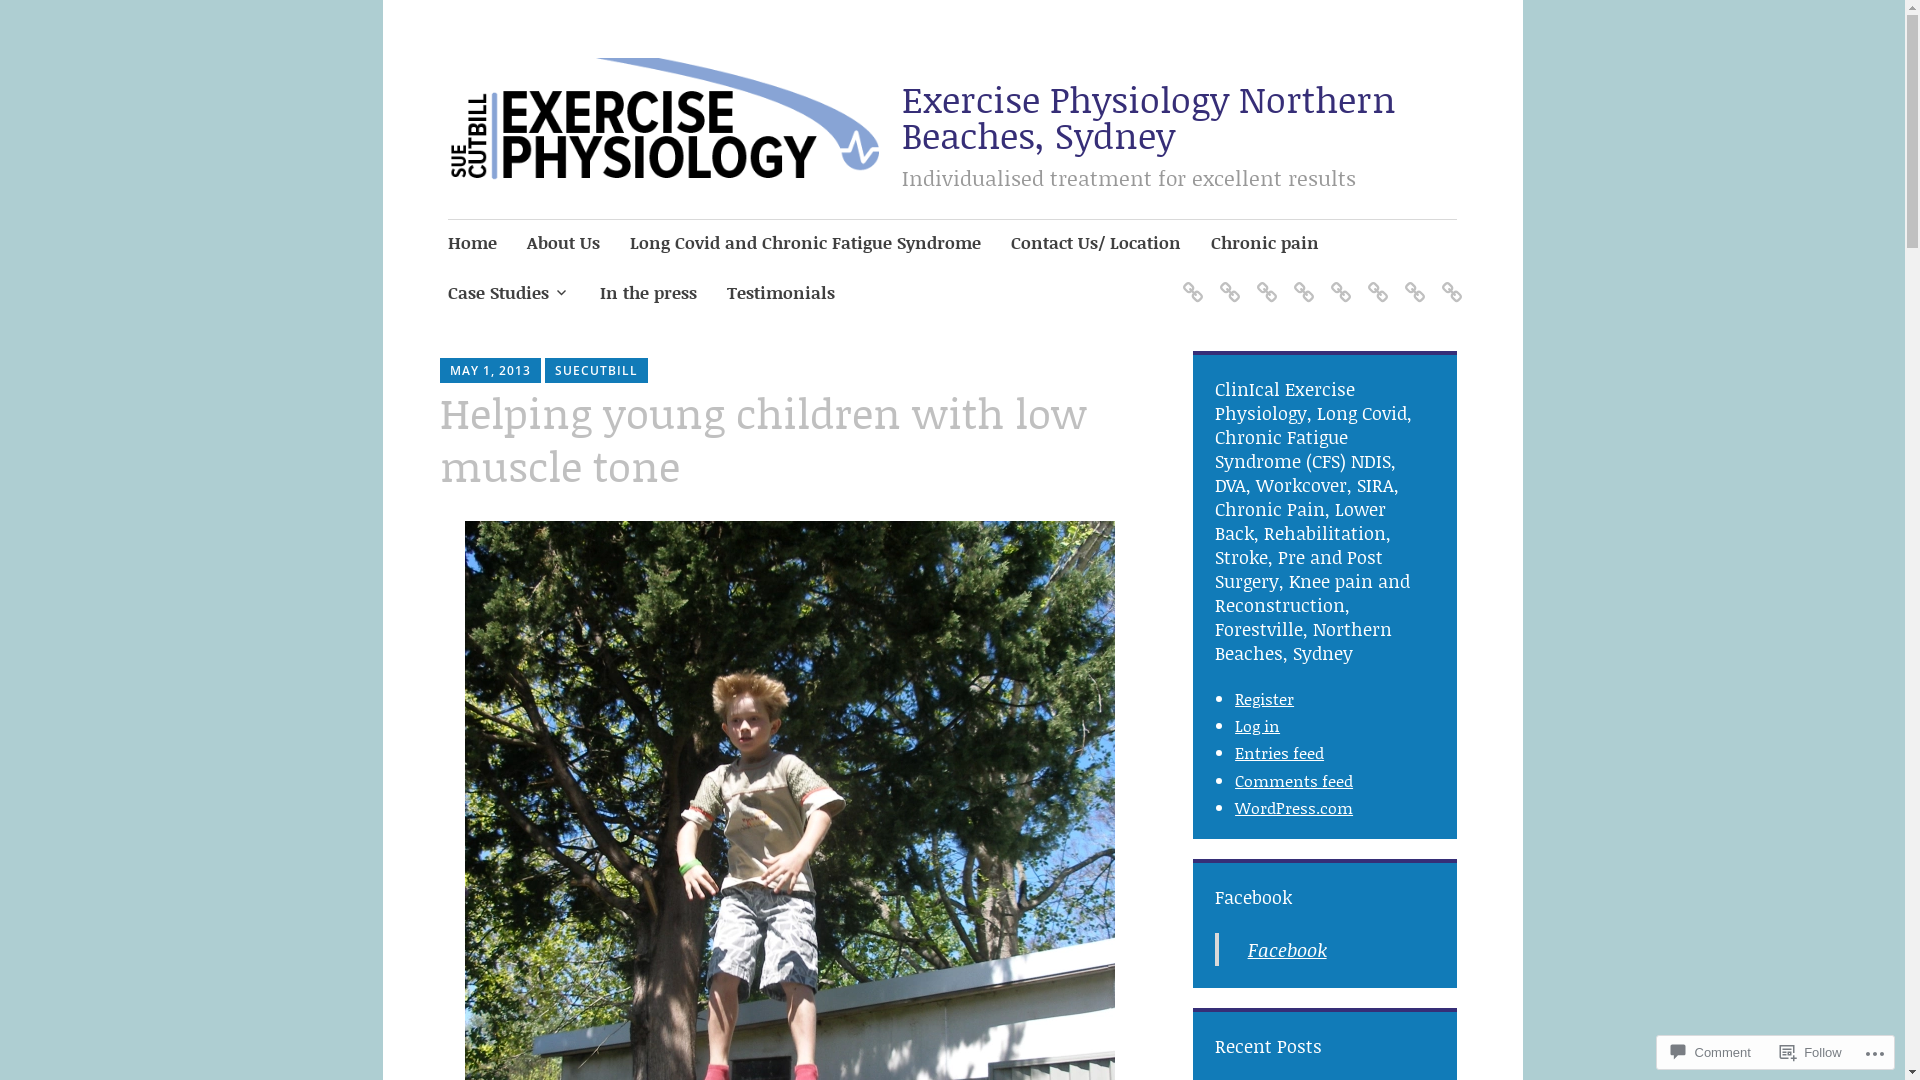 Image resolution: width=1920 pixels, height=1080 pixels. What do you see at coordinates (595, 370) in the screenshot?
I see `'SUECUTBILL'` at bounding box center [595, 370].